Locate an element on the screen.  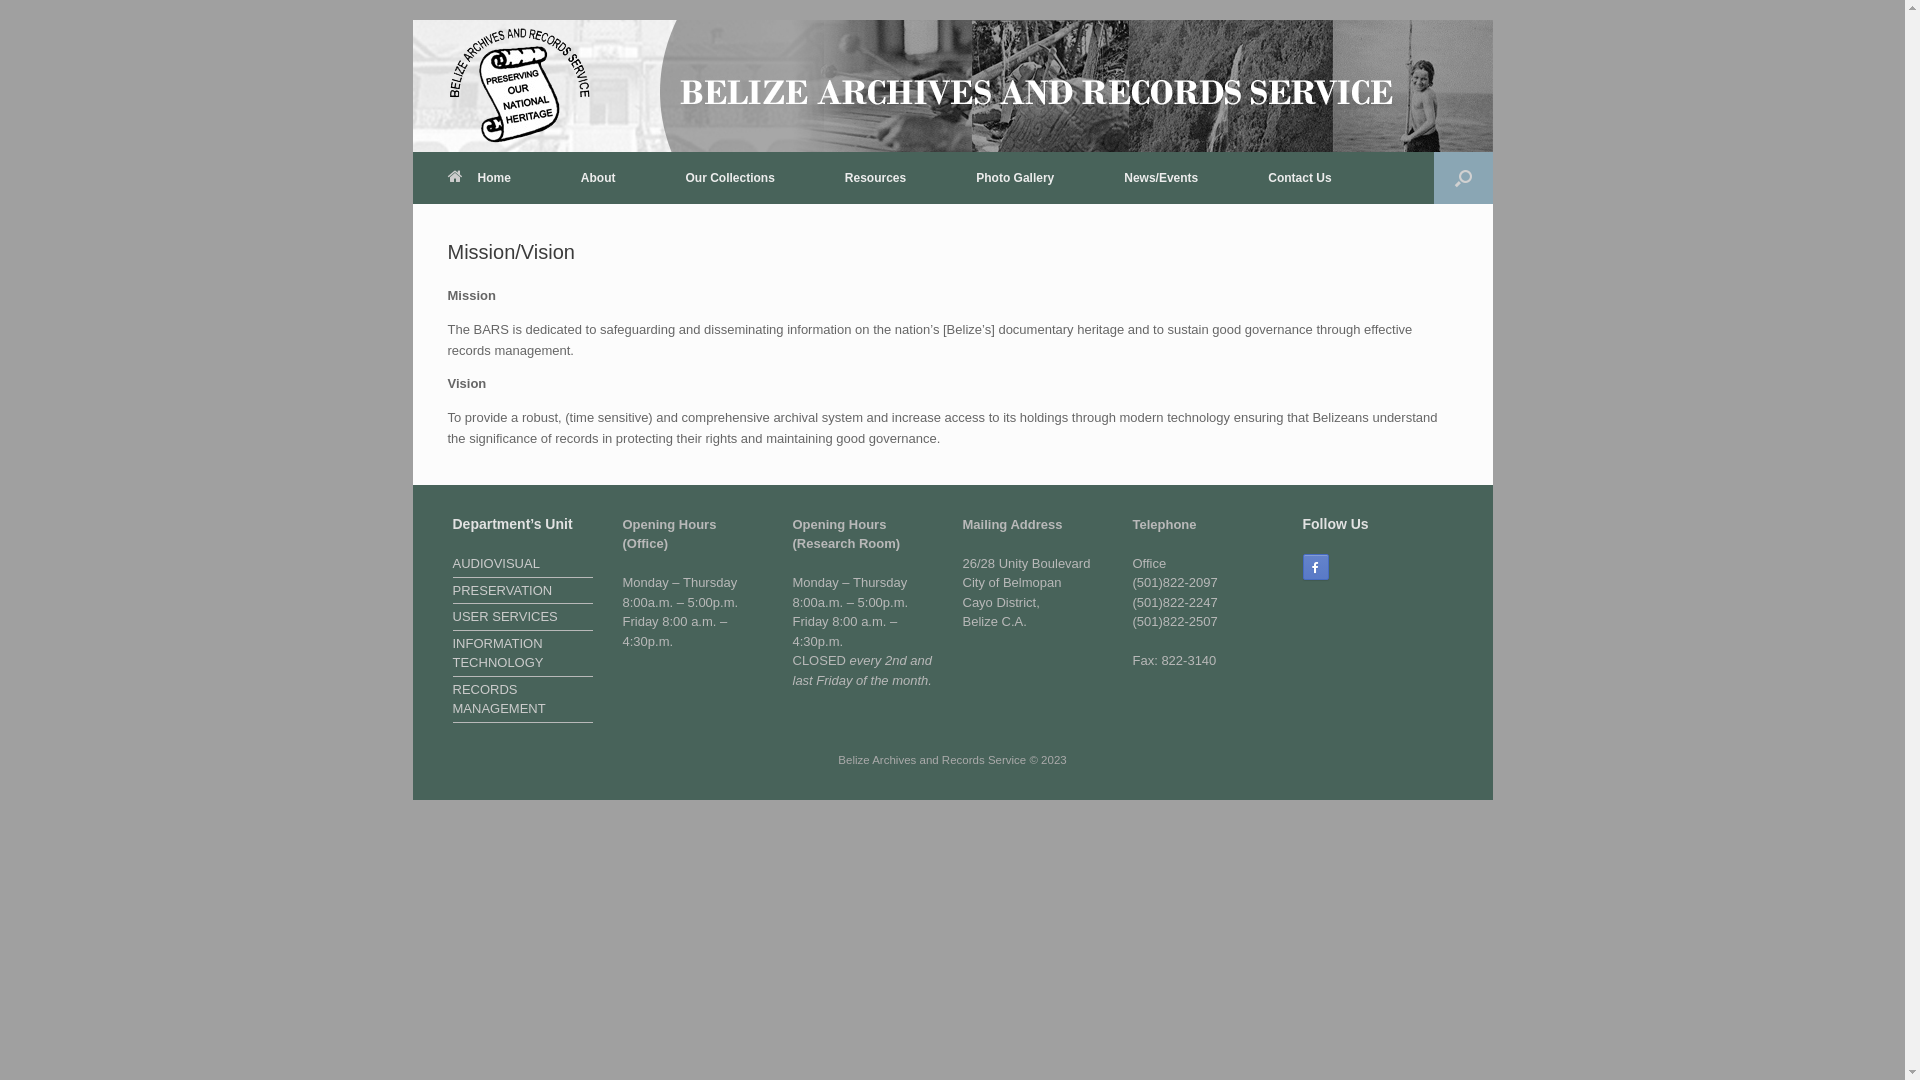
'Belize Archives and Records Service Facebook' is located at coordinates (1315, 567).